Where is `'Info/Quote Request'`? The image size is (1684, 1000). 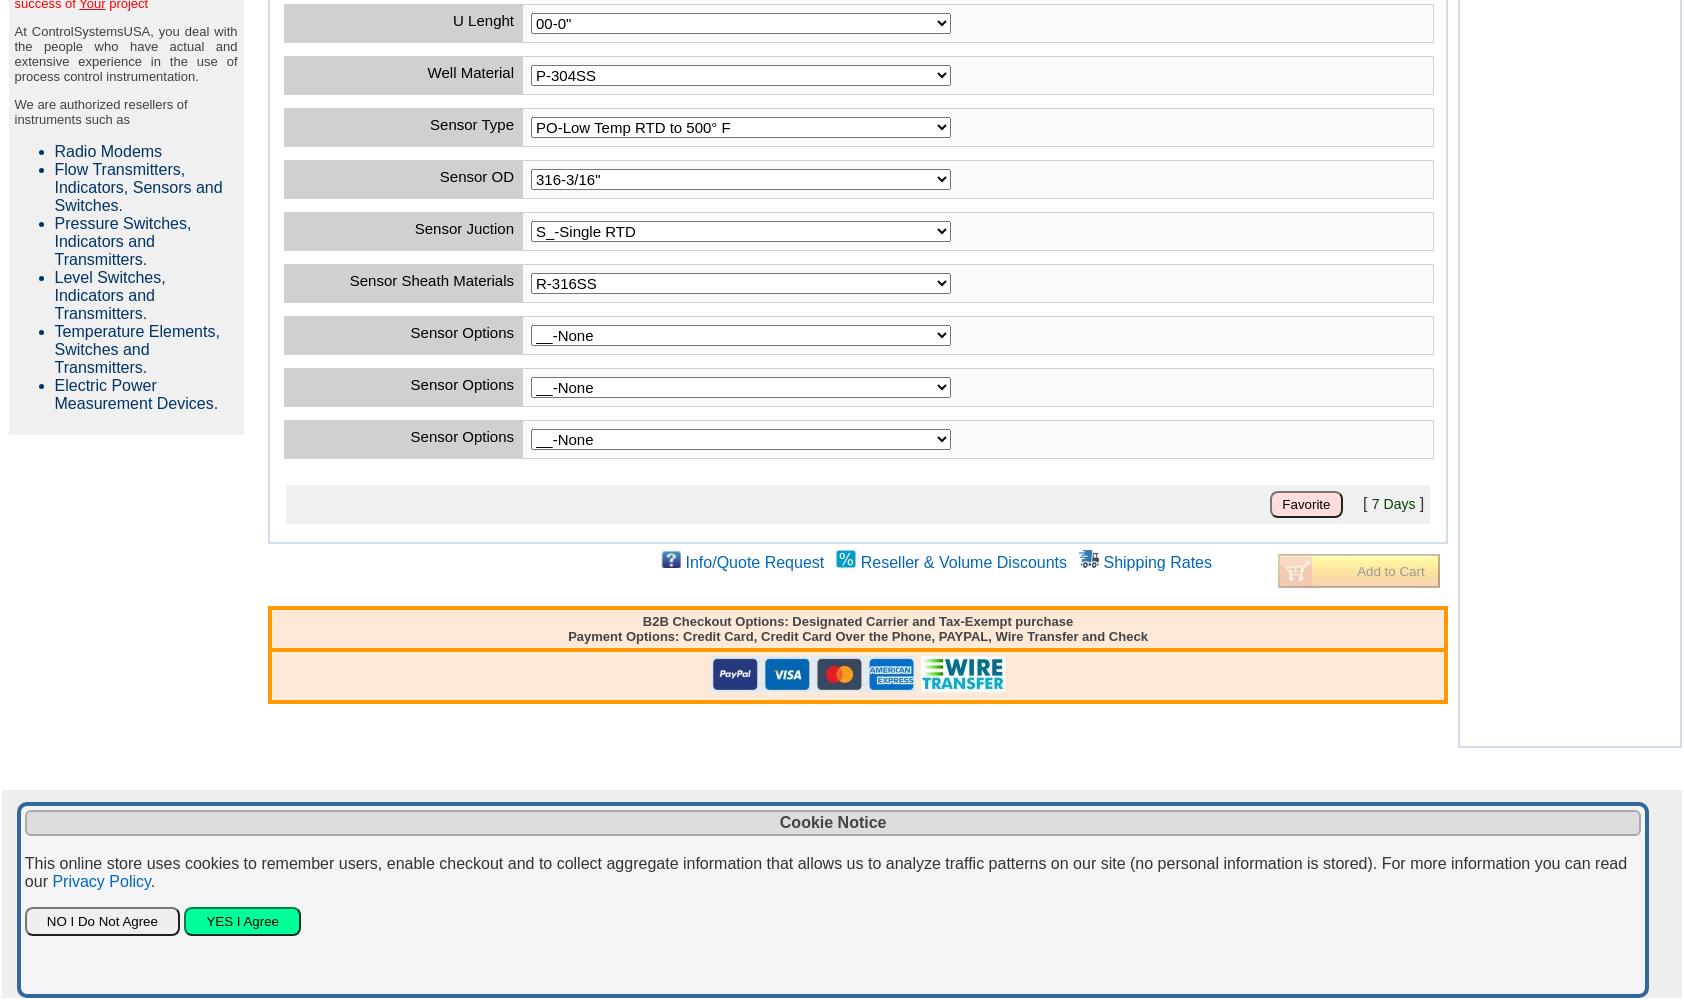 'Info/Quote Request' is located at coordinates (754, 562).